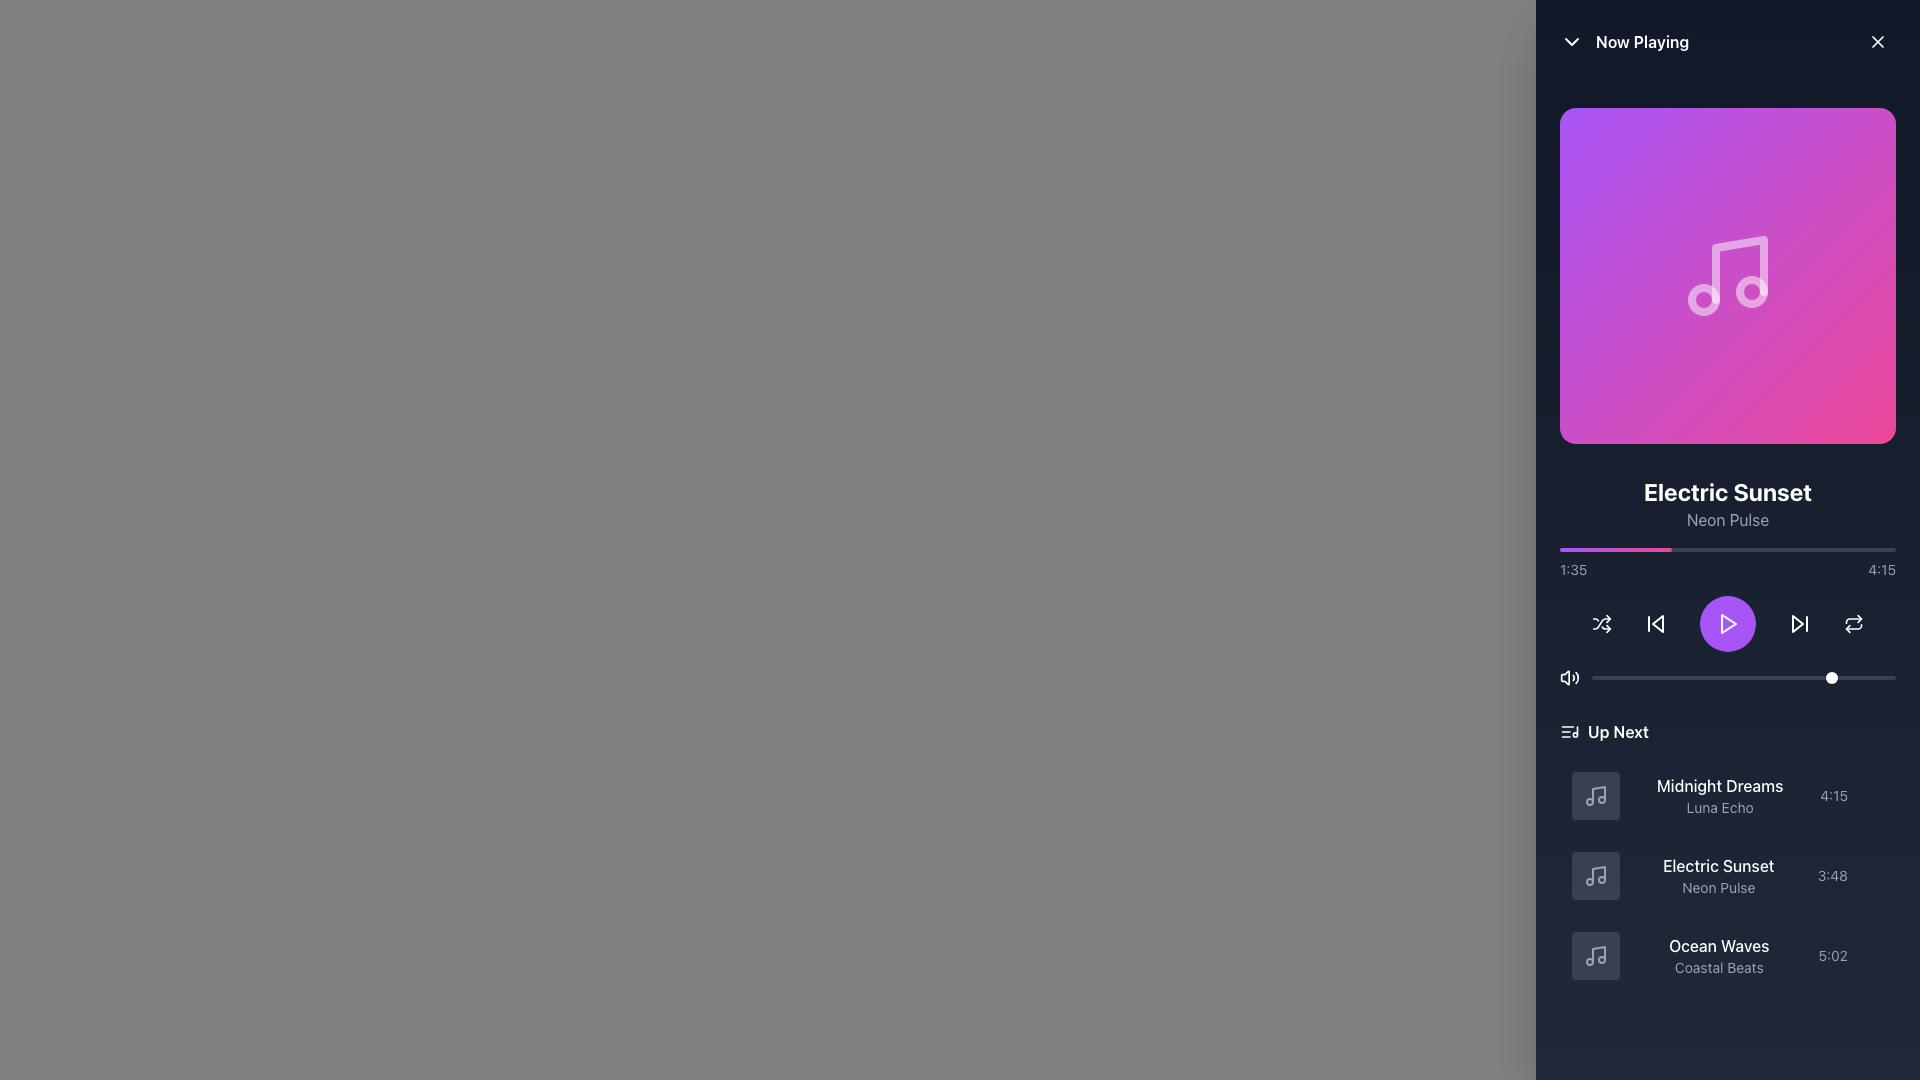 This screenshot has height=1080, width=1920. I want to click on the favorite button for the track 'Ocean Waves - Coastal Beats' located in the 'Up Next' playlist section, at the far right of the entry adjacent, so click(1872, 955).